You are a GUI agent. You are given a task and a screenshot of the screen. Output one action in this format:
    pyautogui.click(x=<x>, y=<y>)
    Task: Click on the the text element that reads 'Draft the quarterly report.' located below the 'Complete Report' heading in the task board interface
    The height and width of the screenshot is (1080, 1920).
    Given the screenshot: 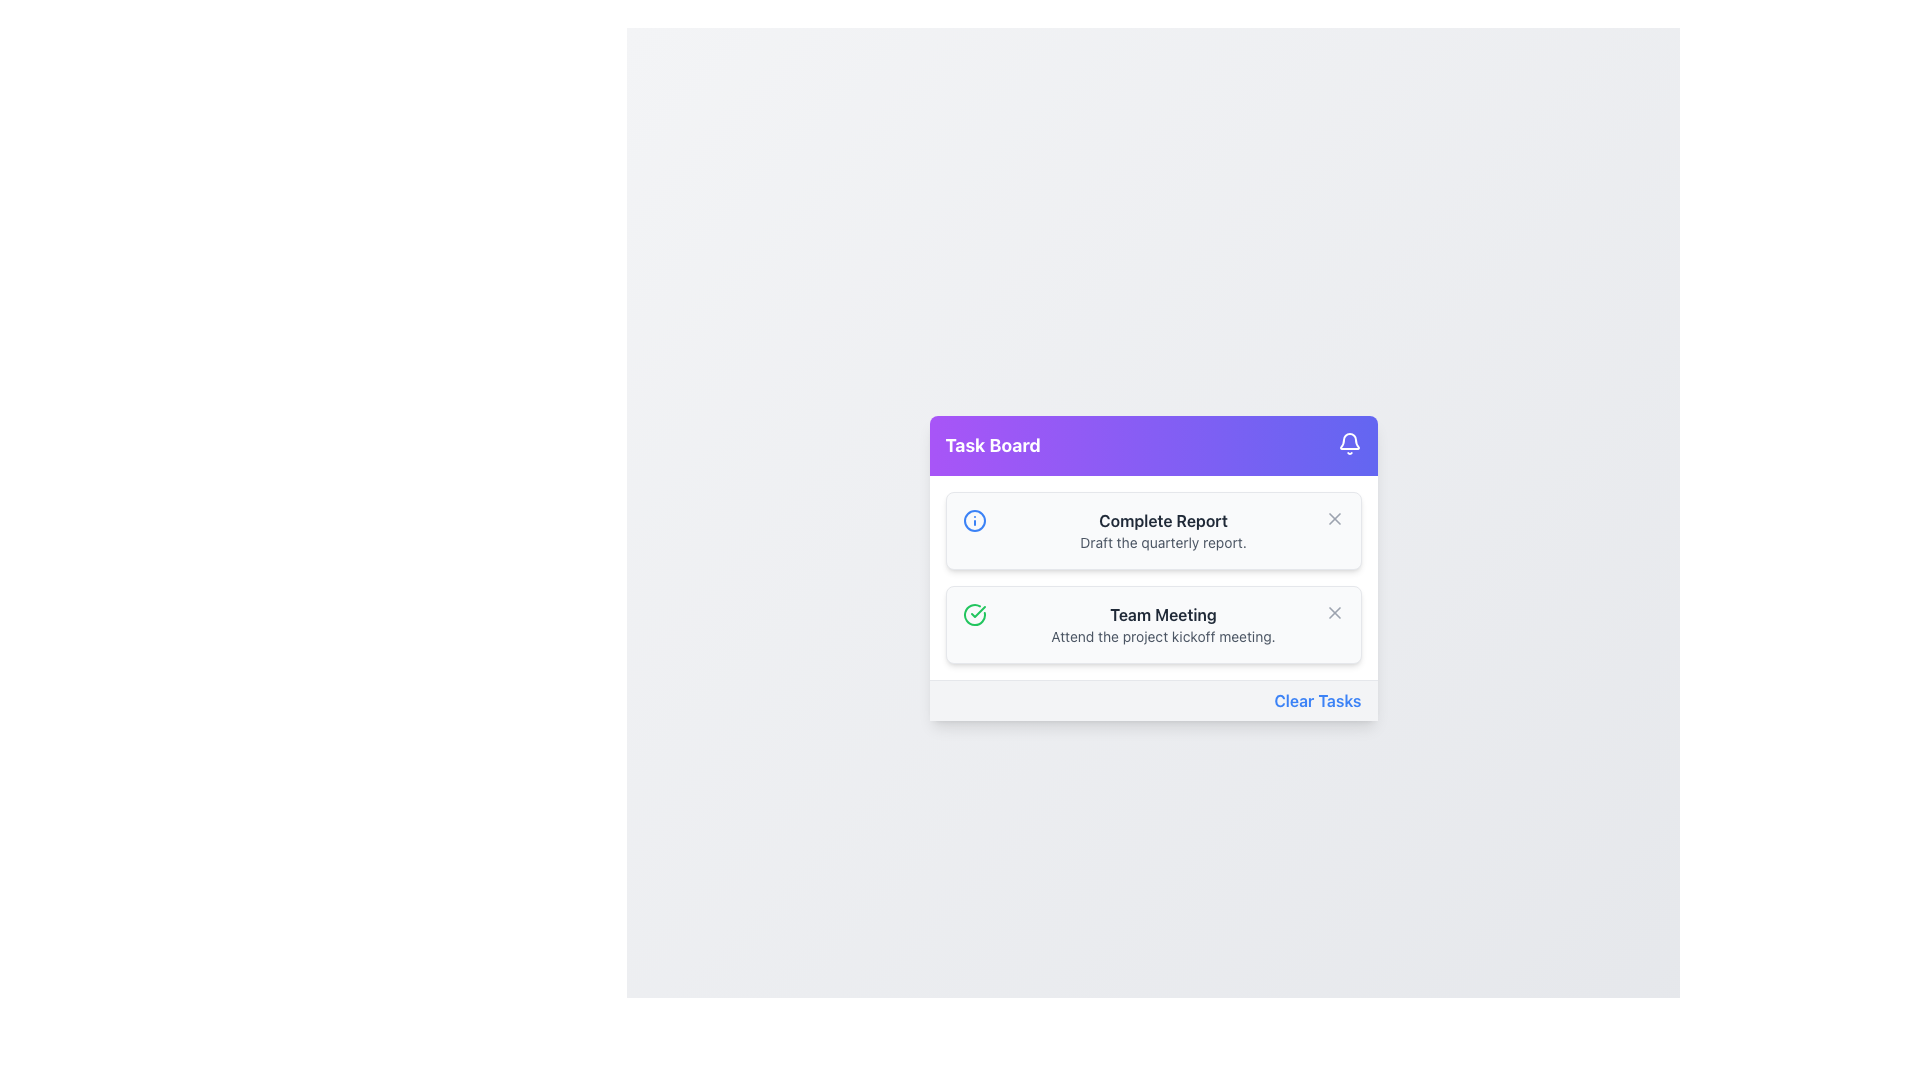 What is the action you would take?
    pyautogui.click(x=1163, y=542)
    